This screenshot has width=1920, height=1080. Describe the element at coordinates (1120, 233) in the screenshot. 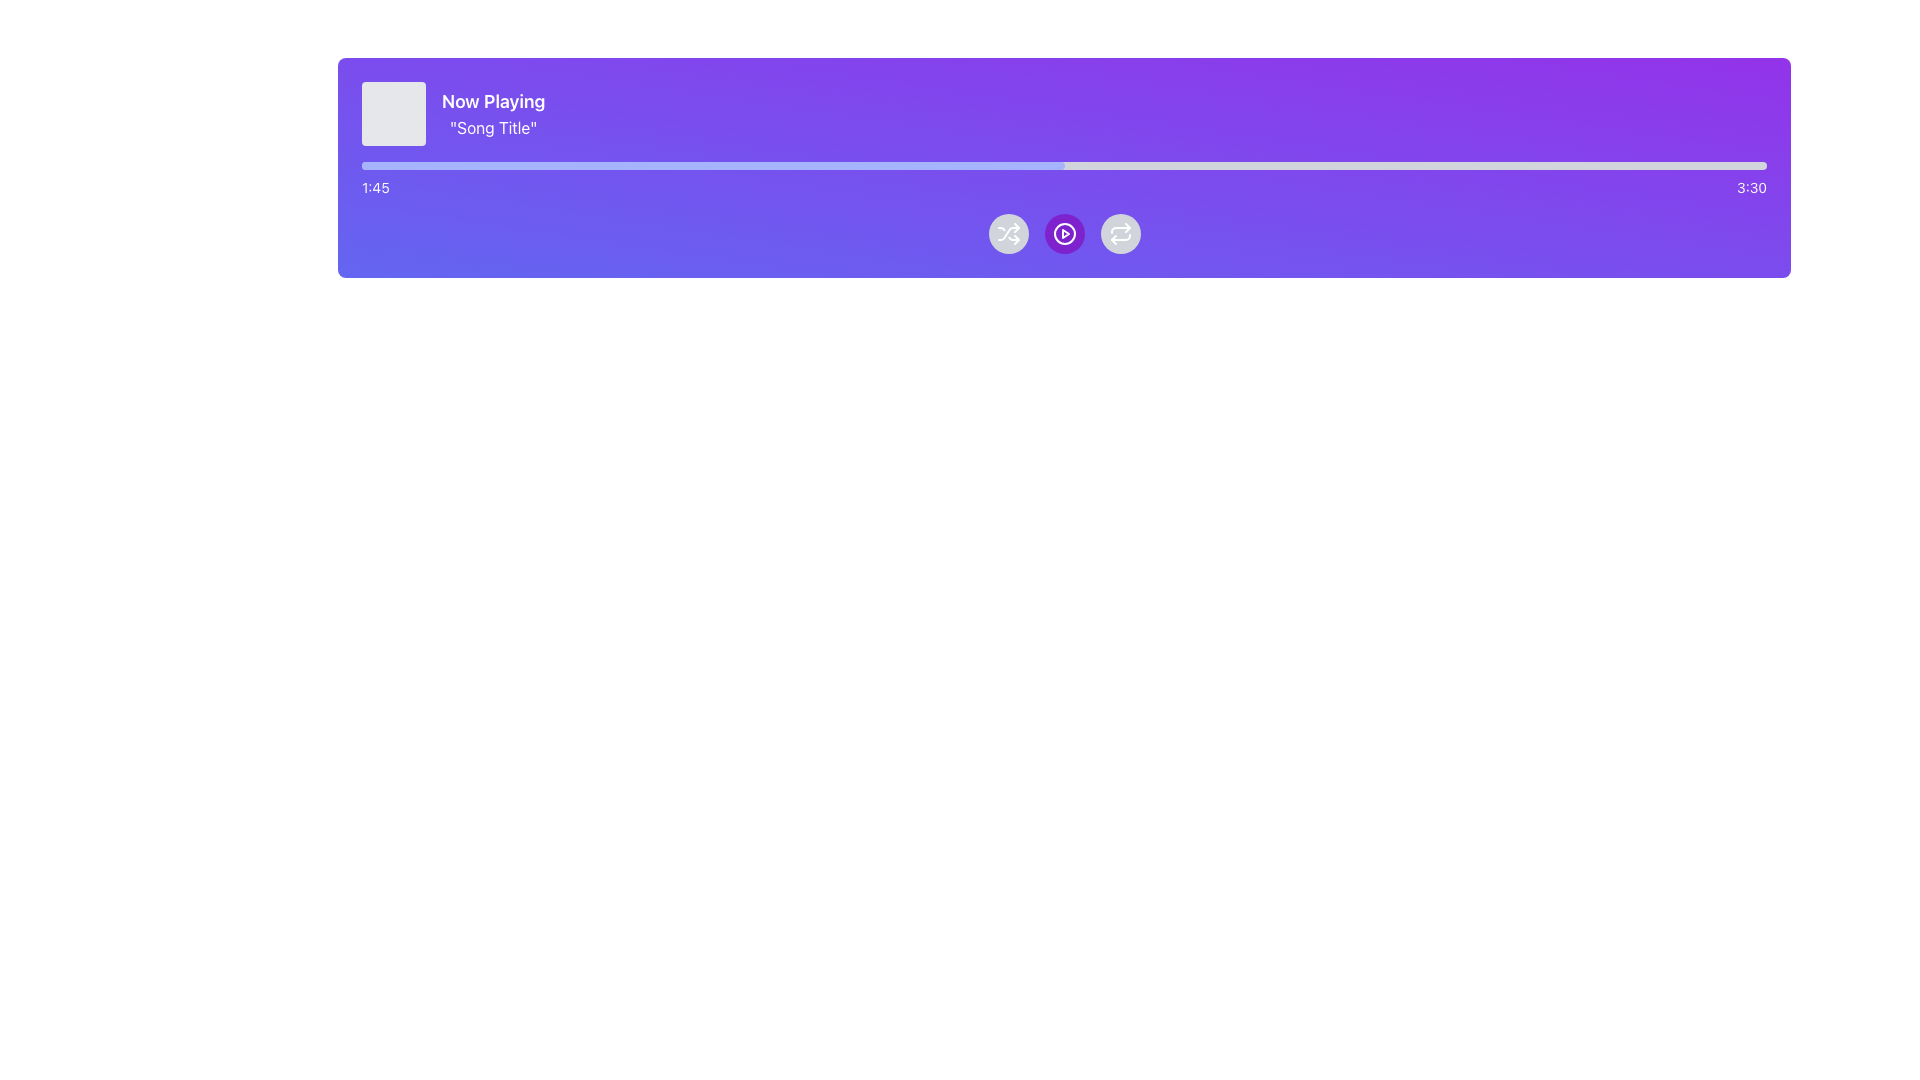

I see `the circular repeat button with a light gray background and a white double arrow icon` at that location.